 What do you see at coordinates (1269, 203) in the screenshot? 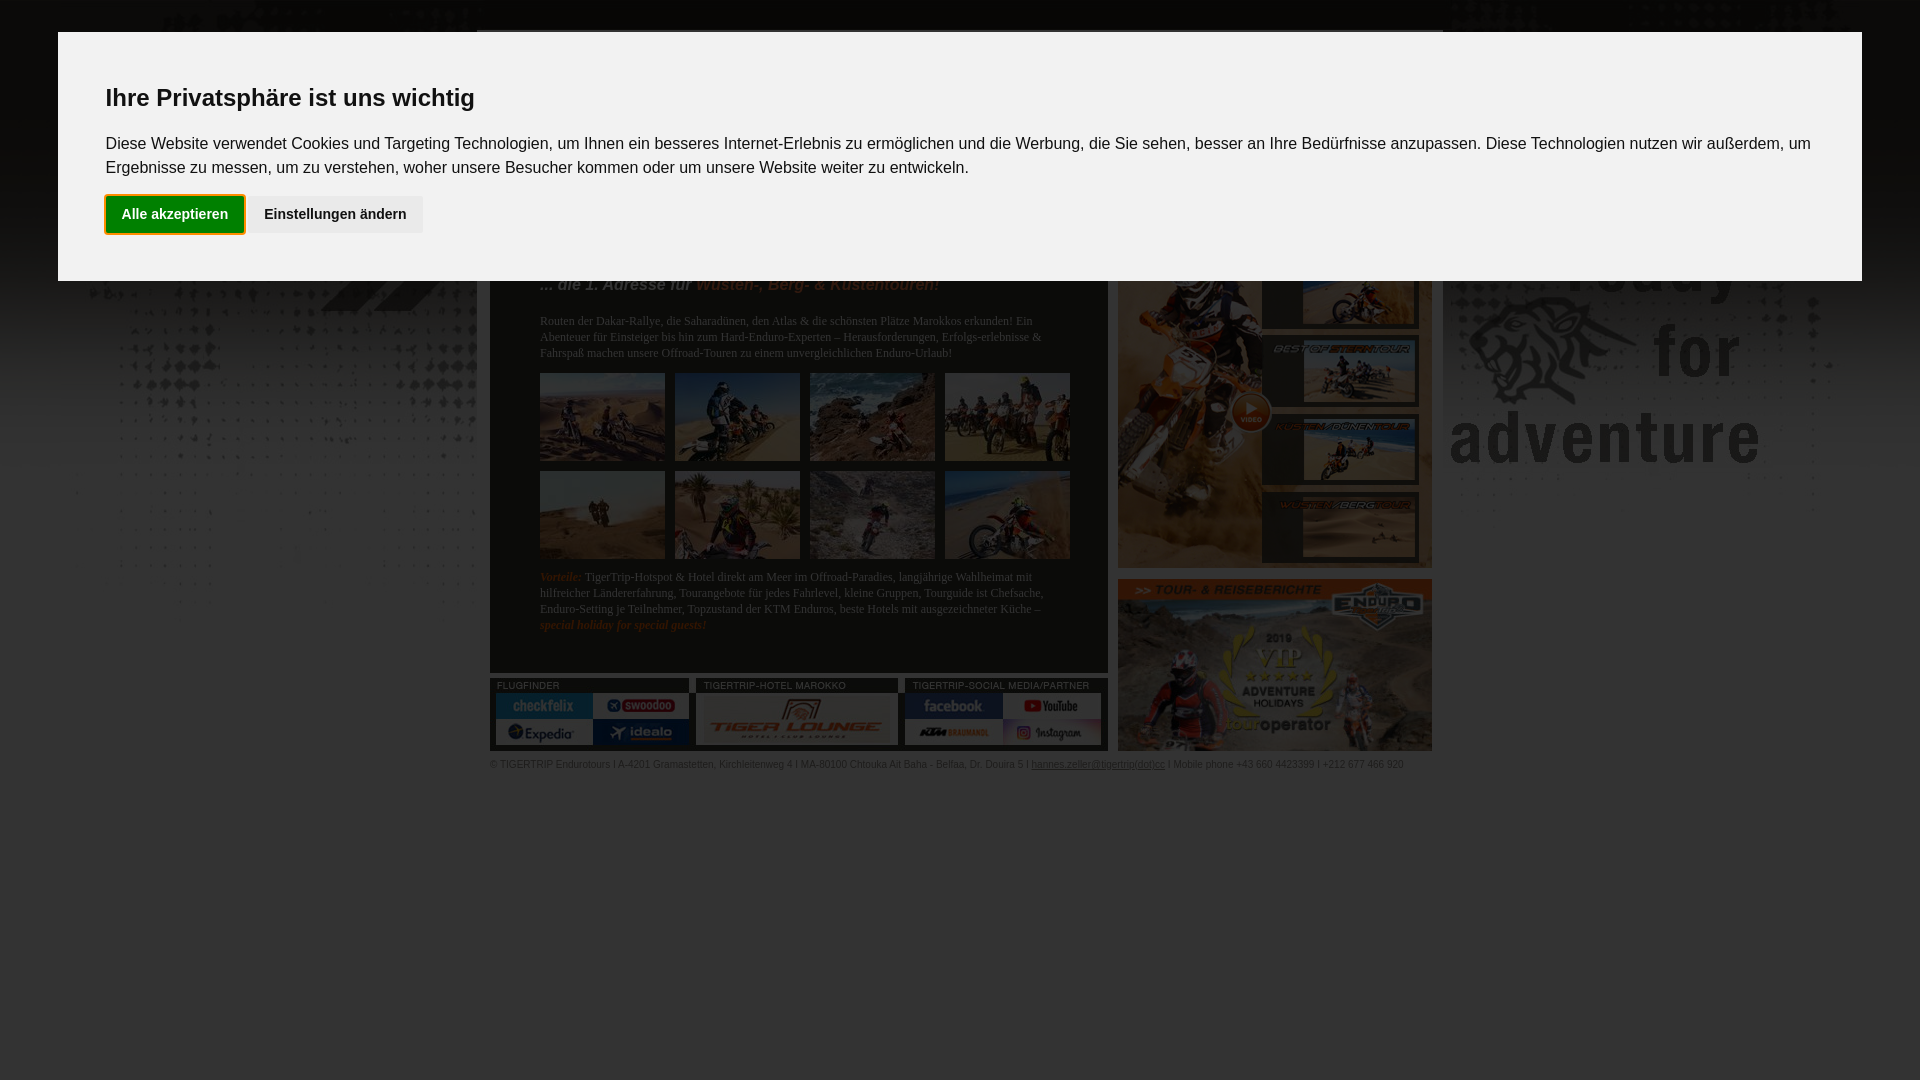
I see `'KONTAKT'` at bounding box center [1269, 203].